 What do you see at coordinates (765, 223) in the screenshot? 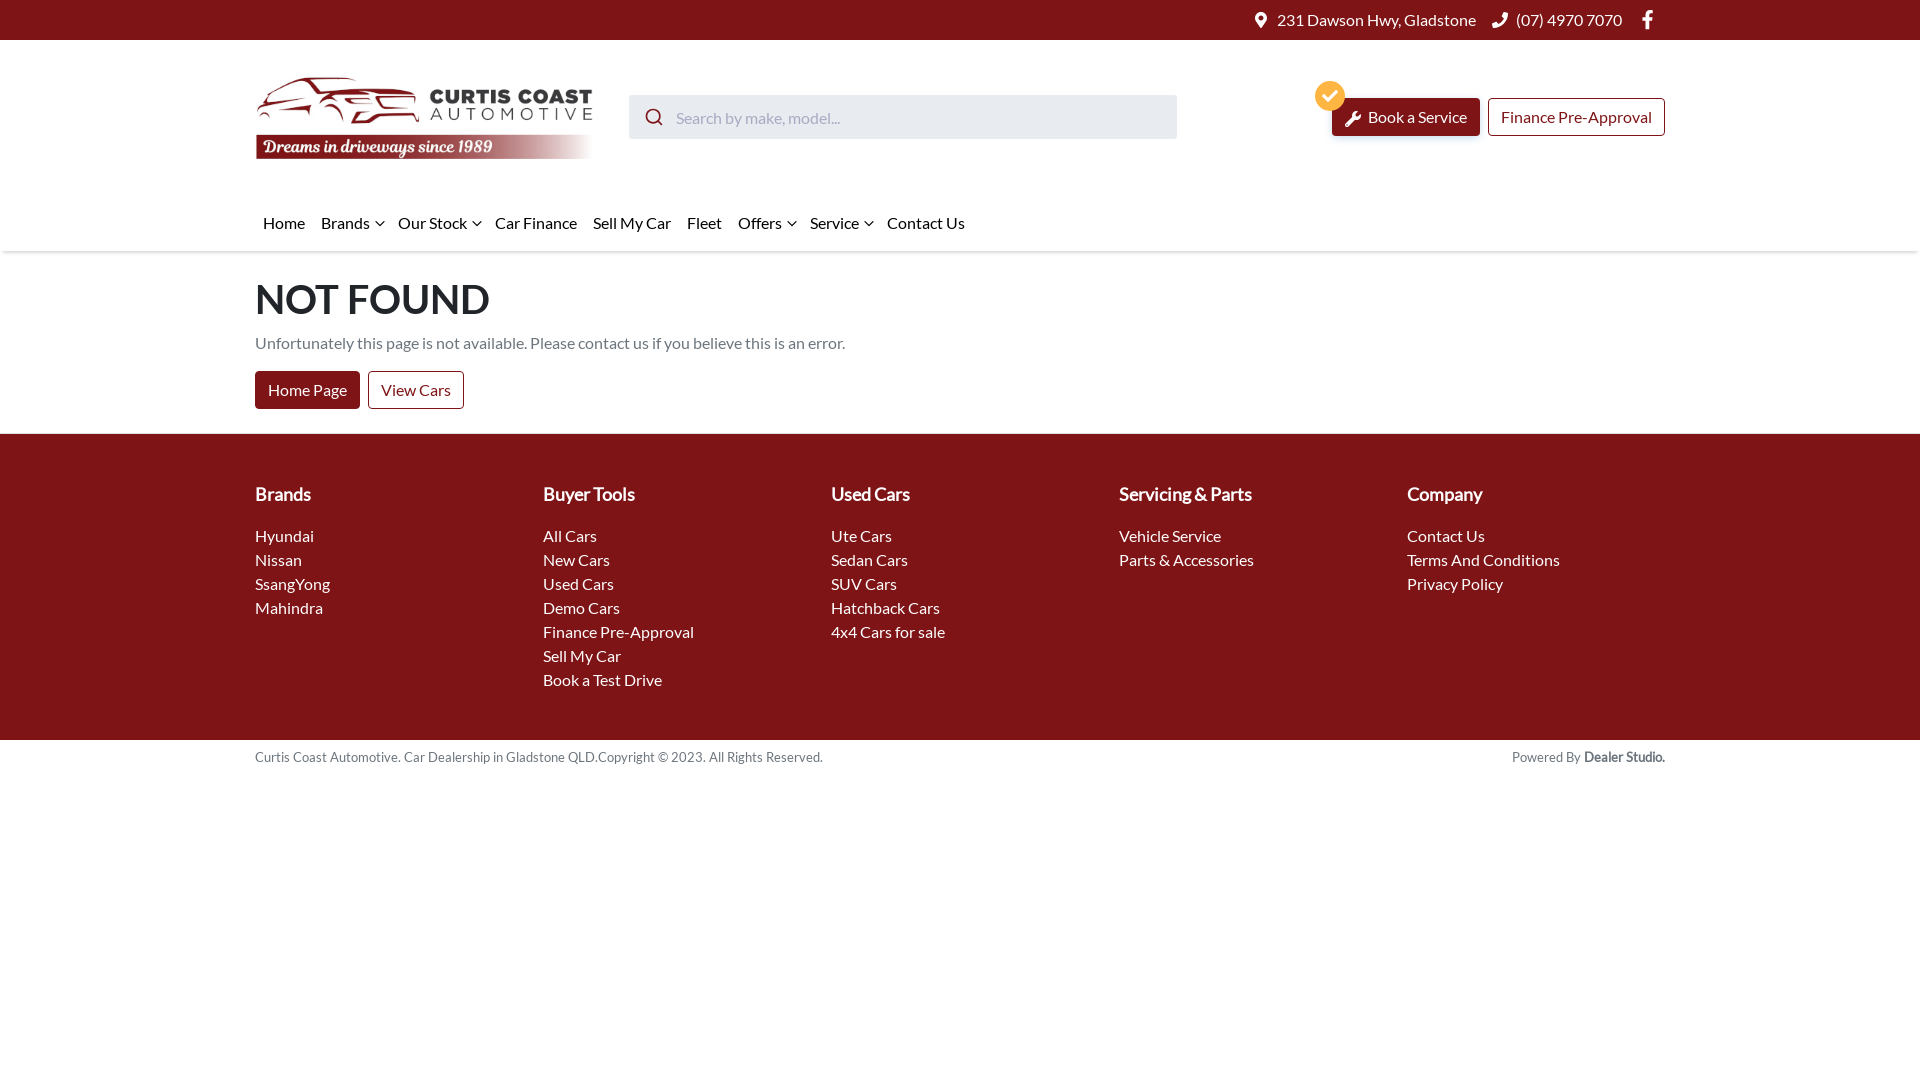
I see `'Offers'` at bounding box center [765, 223].